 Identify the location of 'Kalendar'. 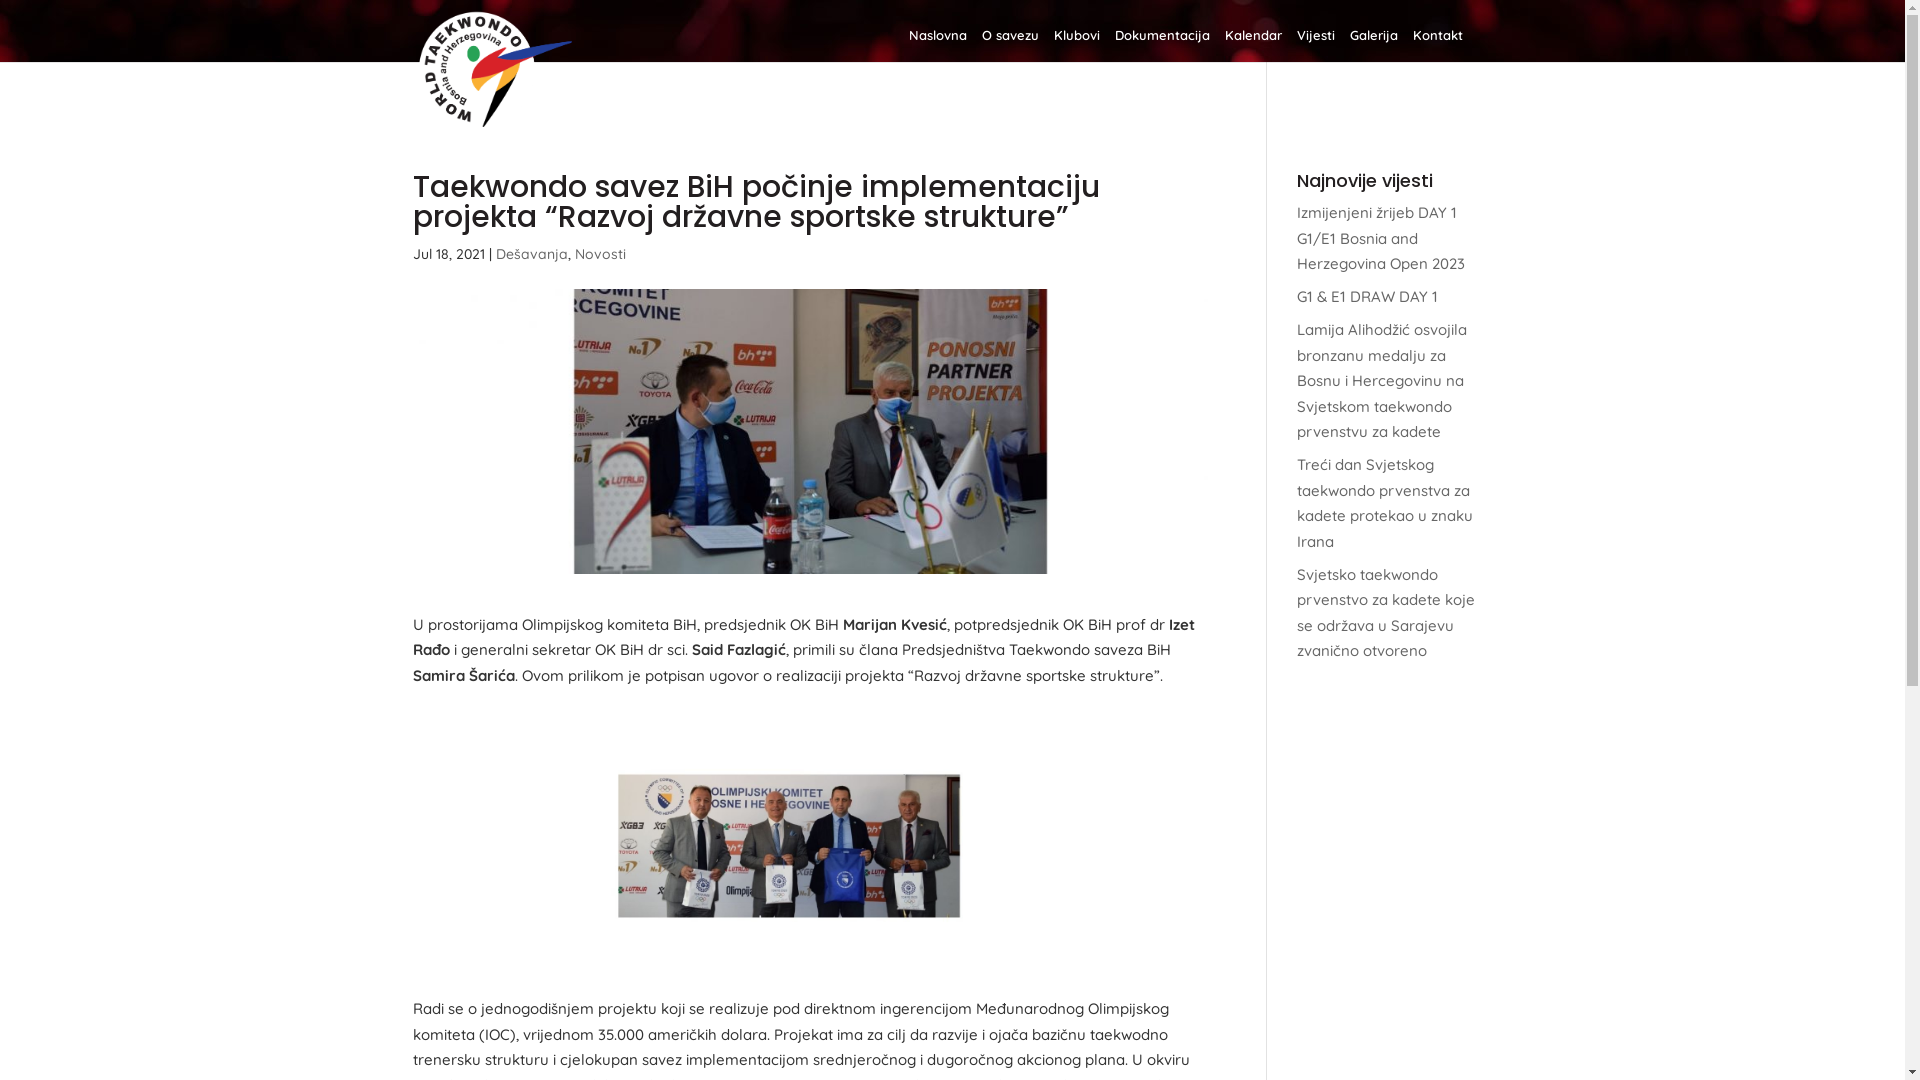
(1251, 45).